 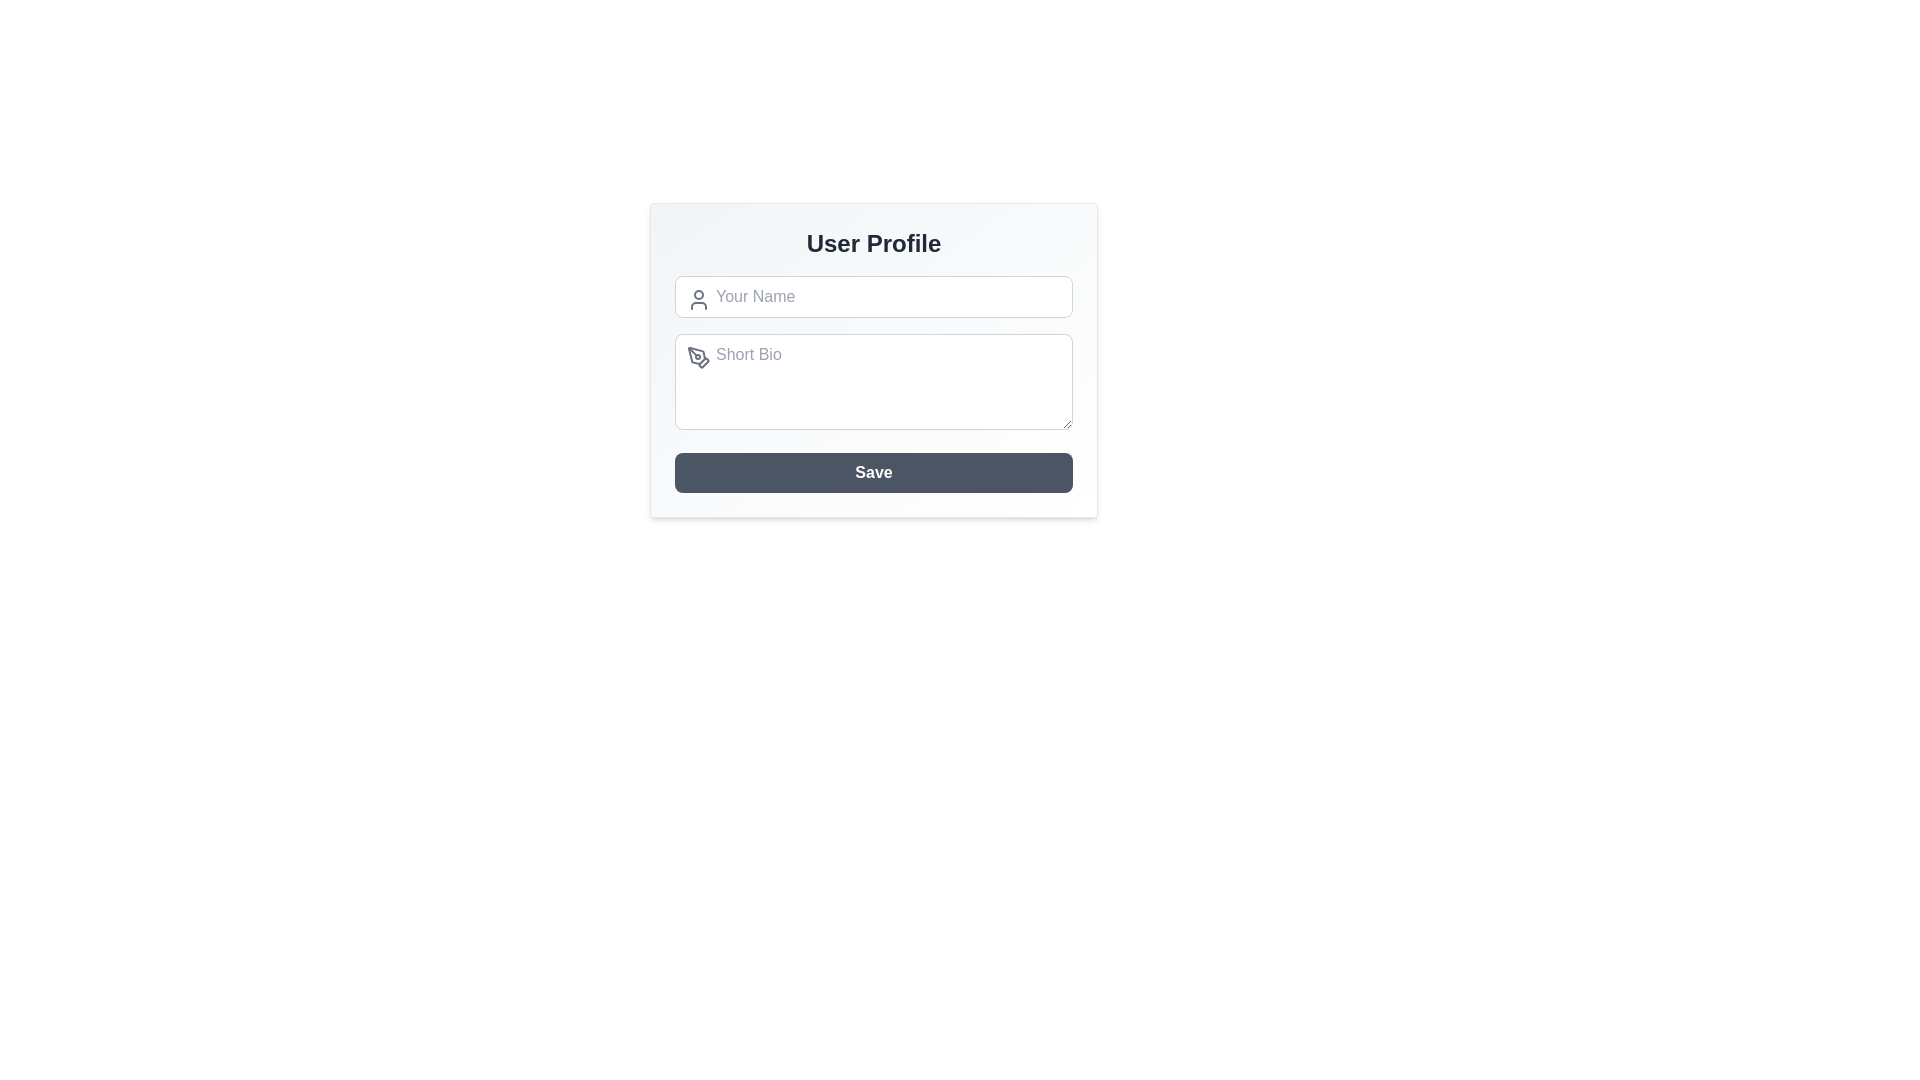 I want to click on the 'Save' button located at the bottom of the 'User Profile' section, styled with a dark gray background and white text, so click(x=873, y=473).